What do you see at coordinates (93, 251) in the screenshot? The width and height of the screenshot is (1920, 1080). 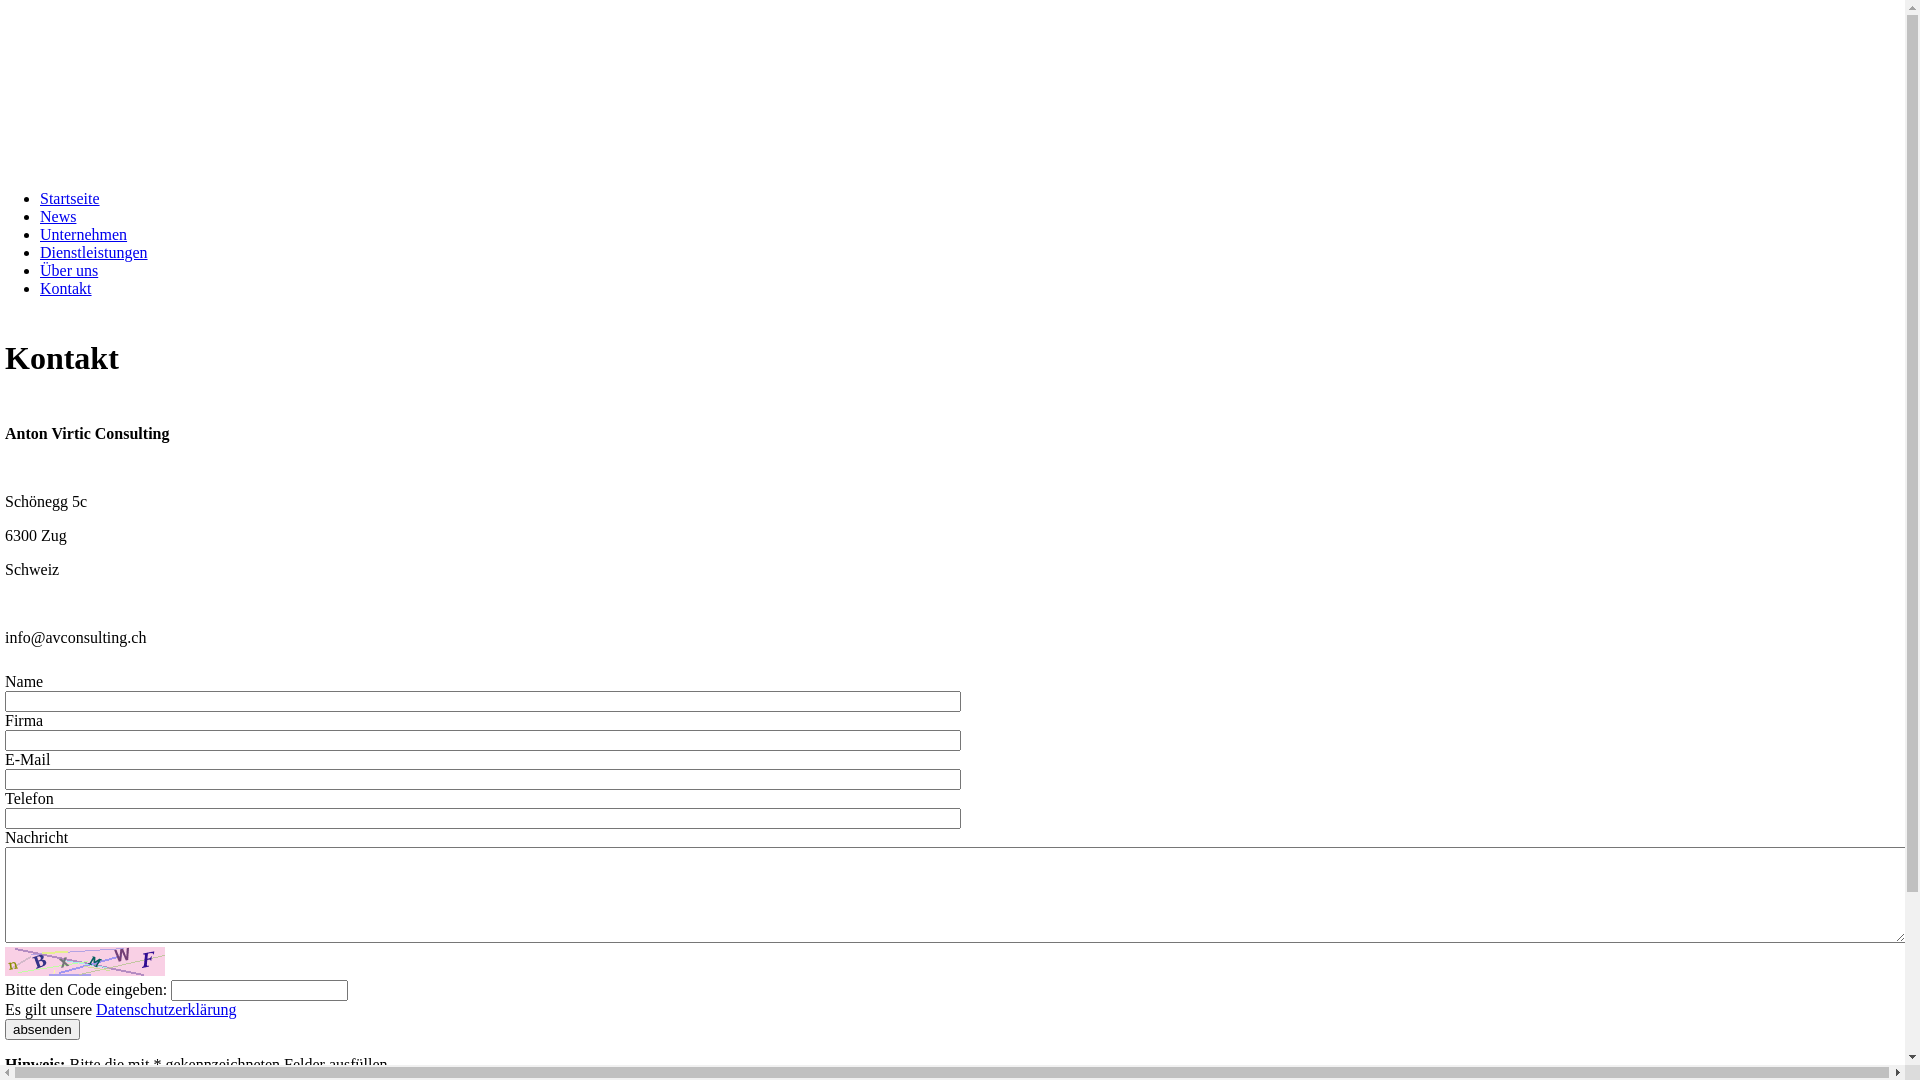 I see `'Dienstleistungen'` at bounding box center [93, 251].